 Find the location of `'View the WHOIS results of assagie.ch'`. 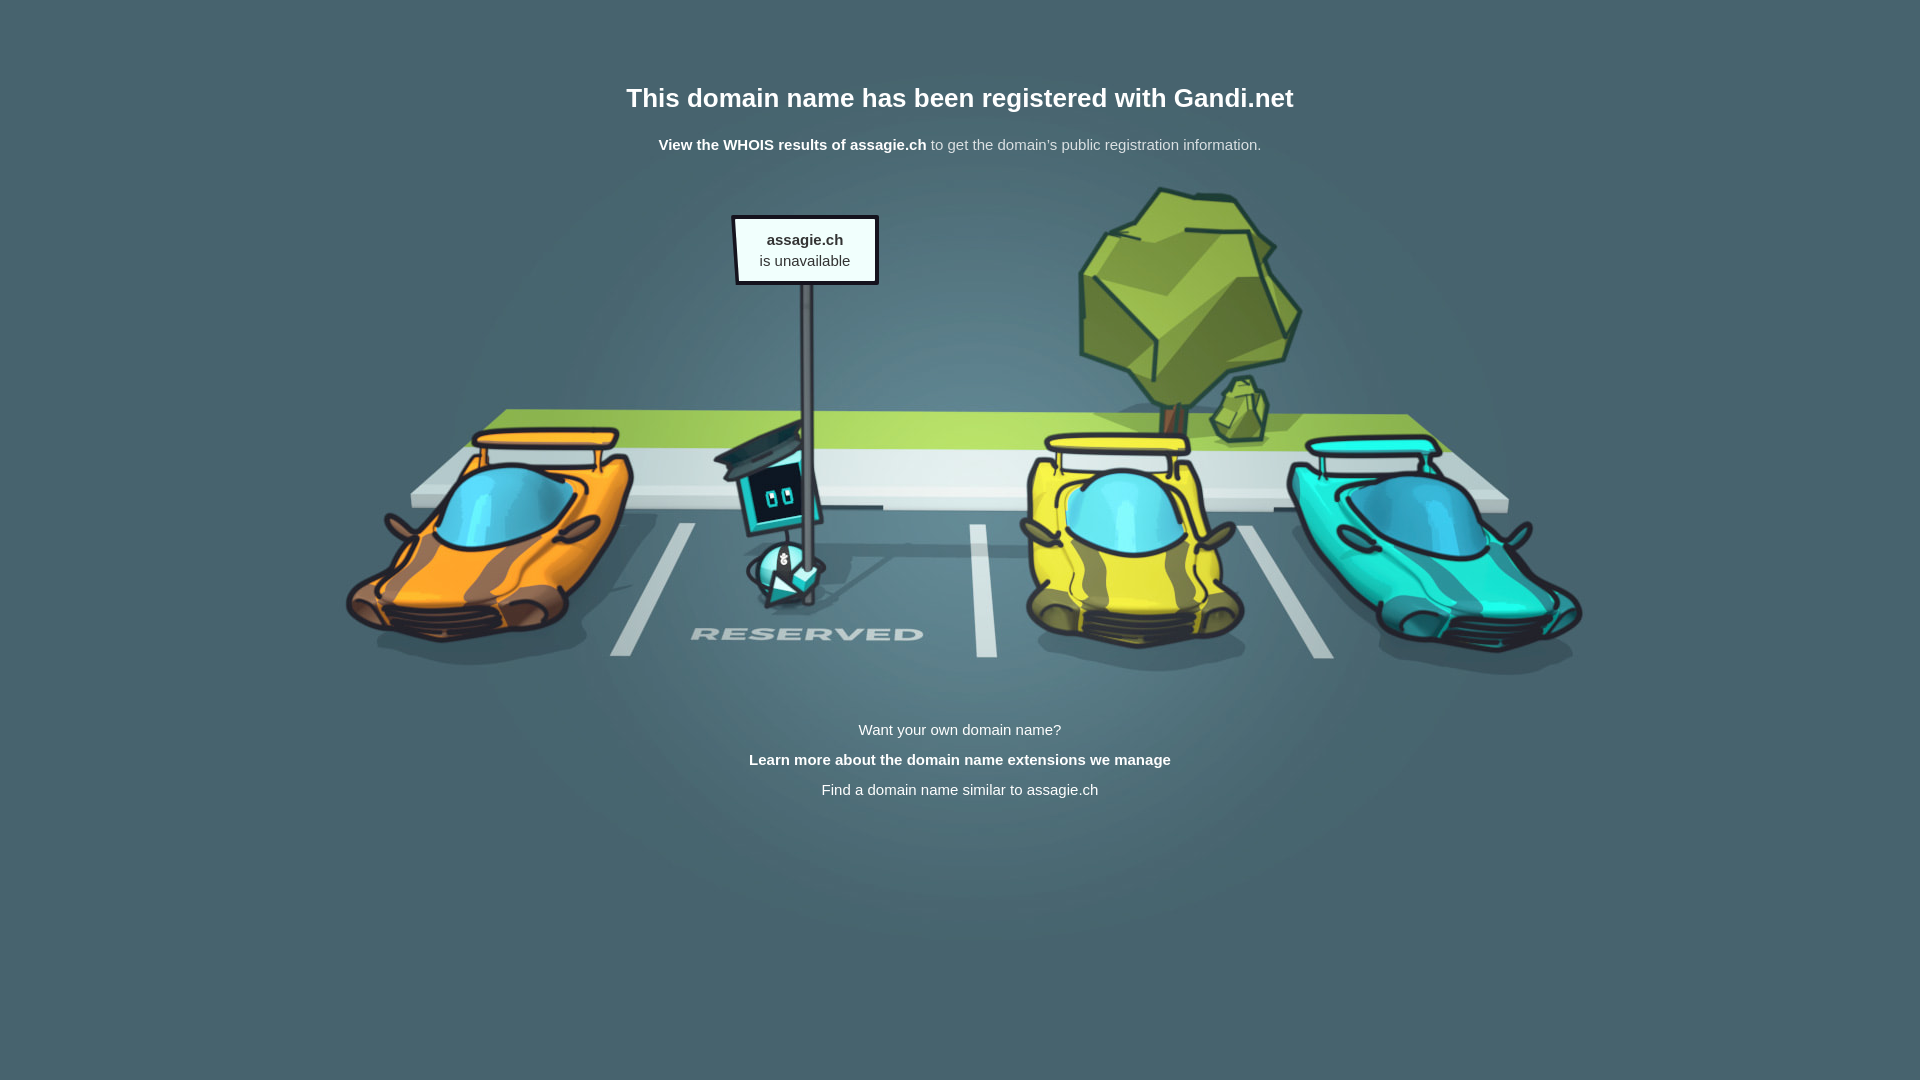

'View the WHOIS results of assagie.ch' is located at coordinates (791, 143).